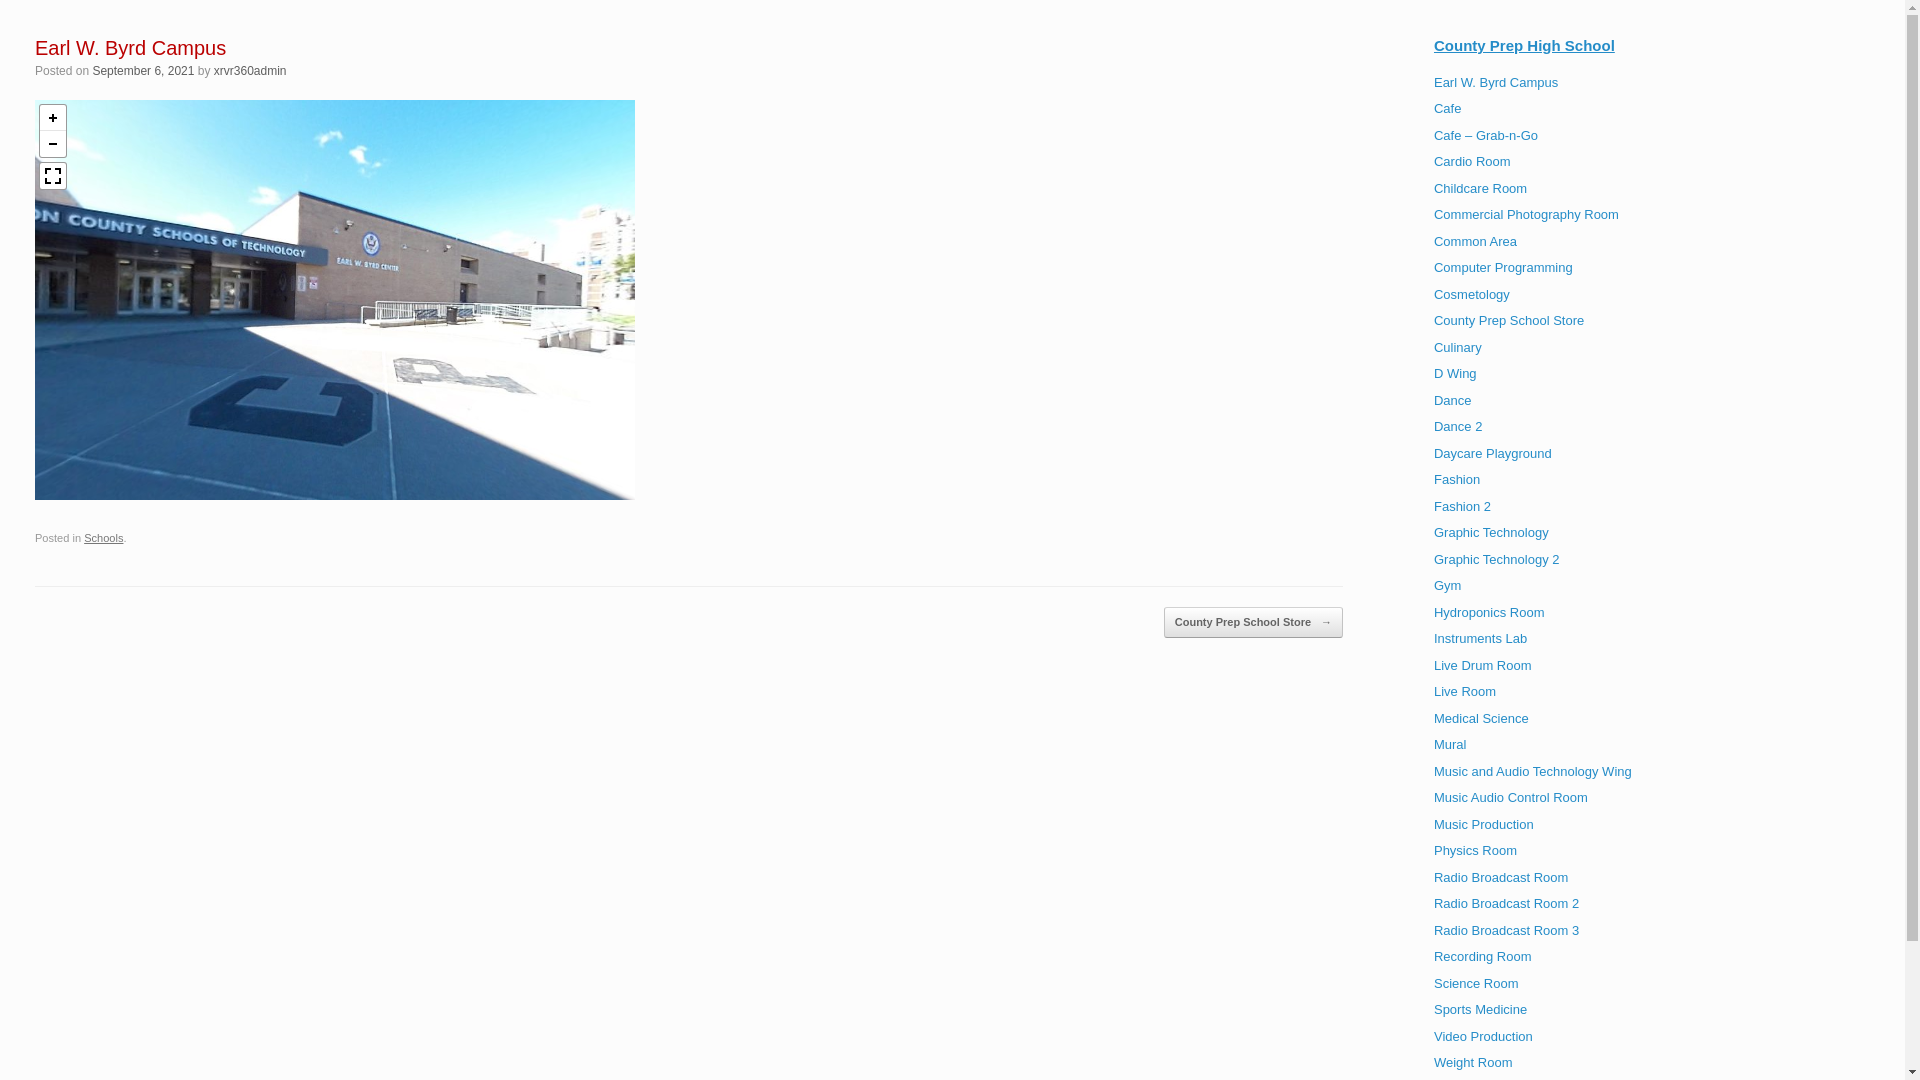  Describe the element at coordinates (1433, 796) in the screenshot. I see `'Music Audio Control Room'` at that location.